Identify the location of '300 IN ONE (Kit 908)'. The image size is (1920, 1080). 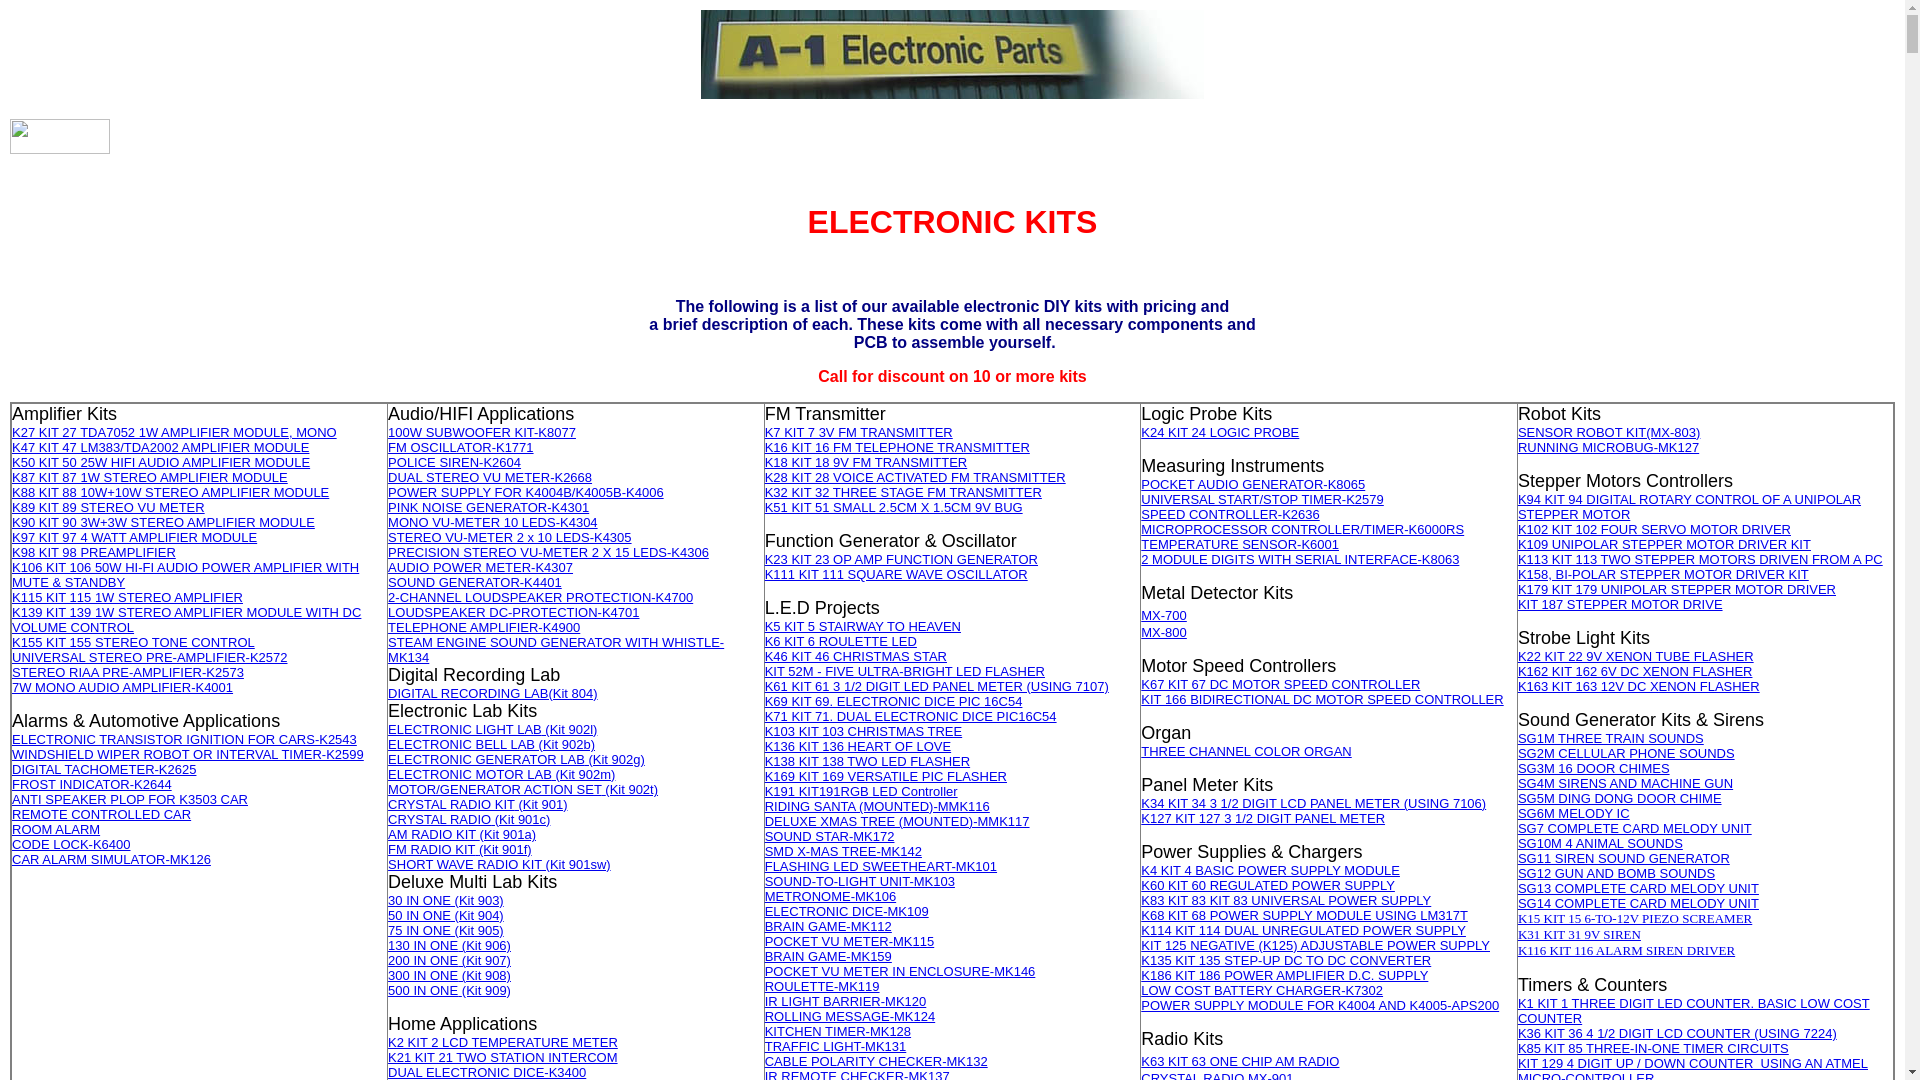
(448, 974).